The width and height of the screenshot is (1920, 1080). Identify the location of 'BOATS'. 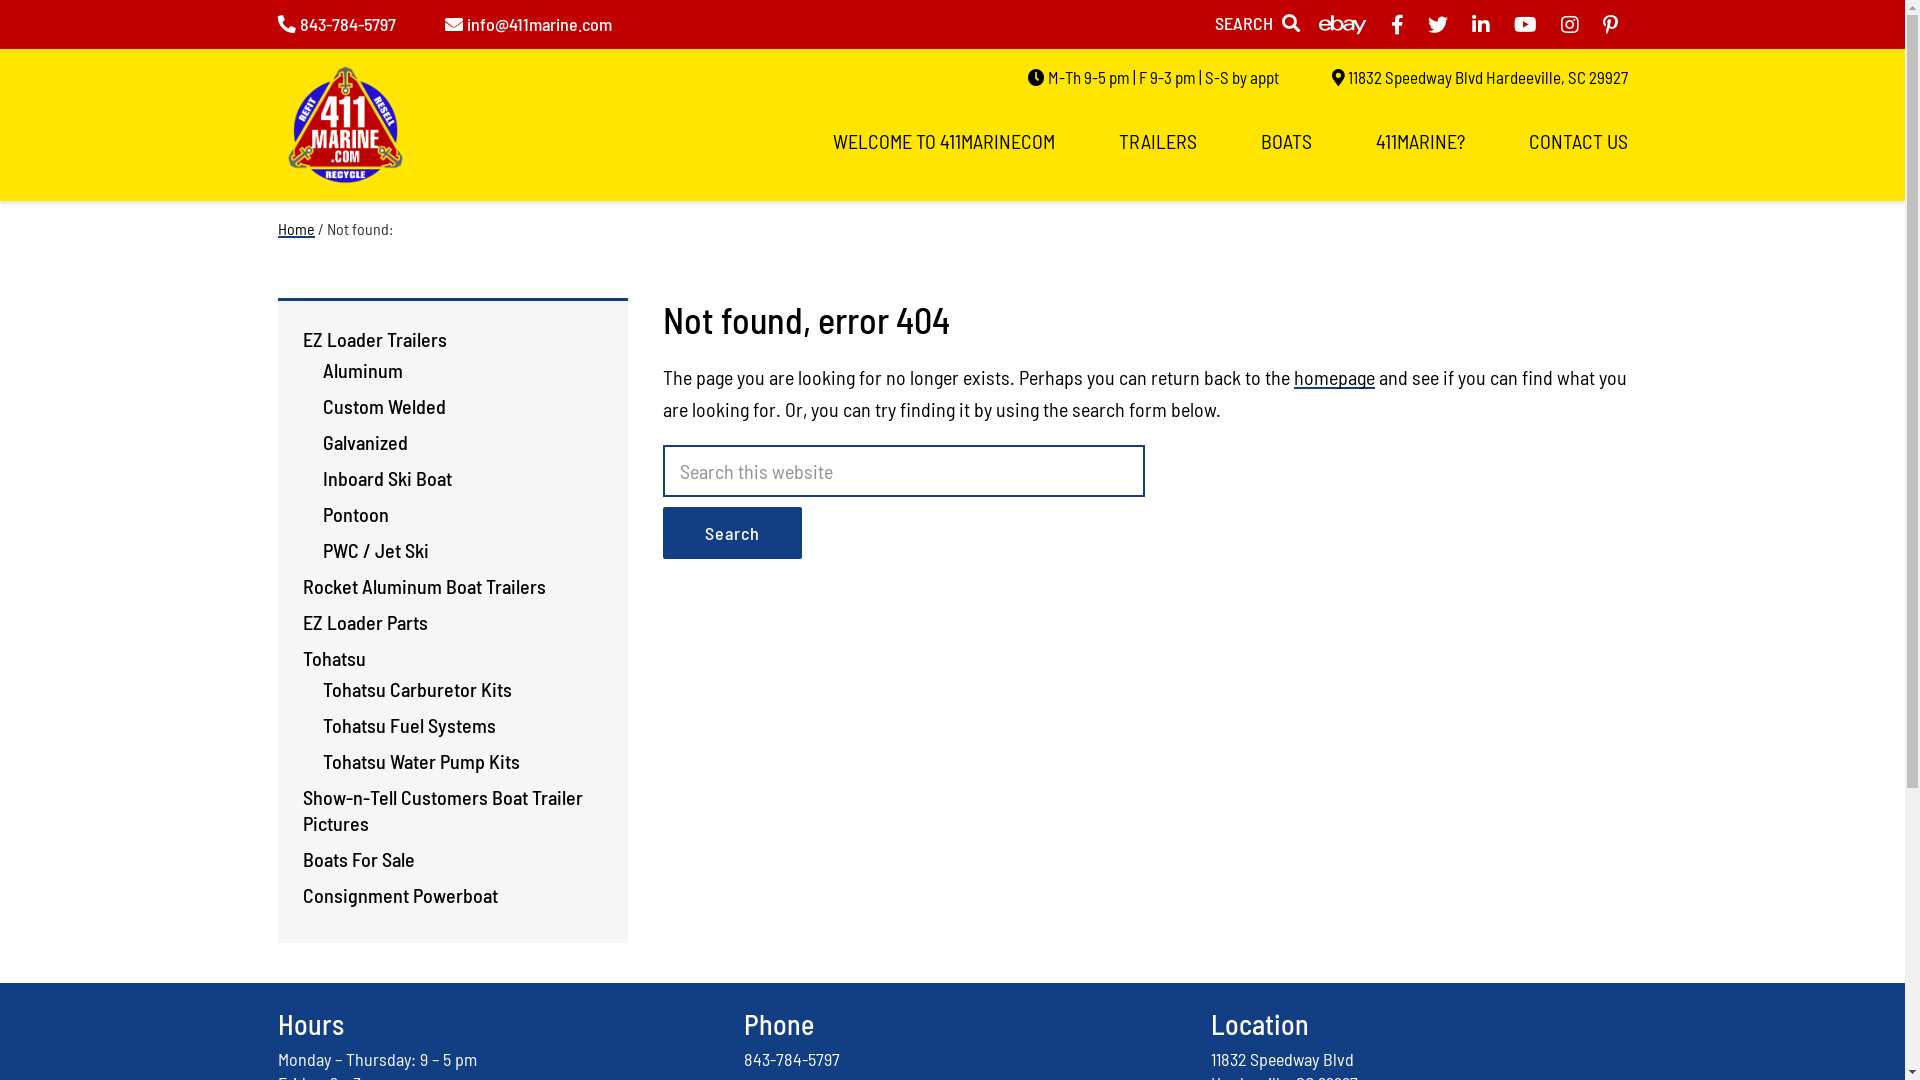
(1285, 140).